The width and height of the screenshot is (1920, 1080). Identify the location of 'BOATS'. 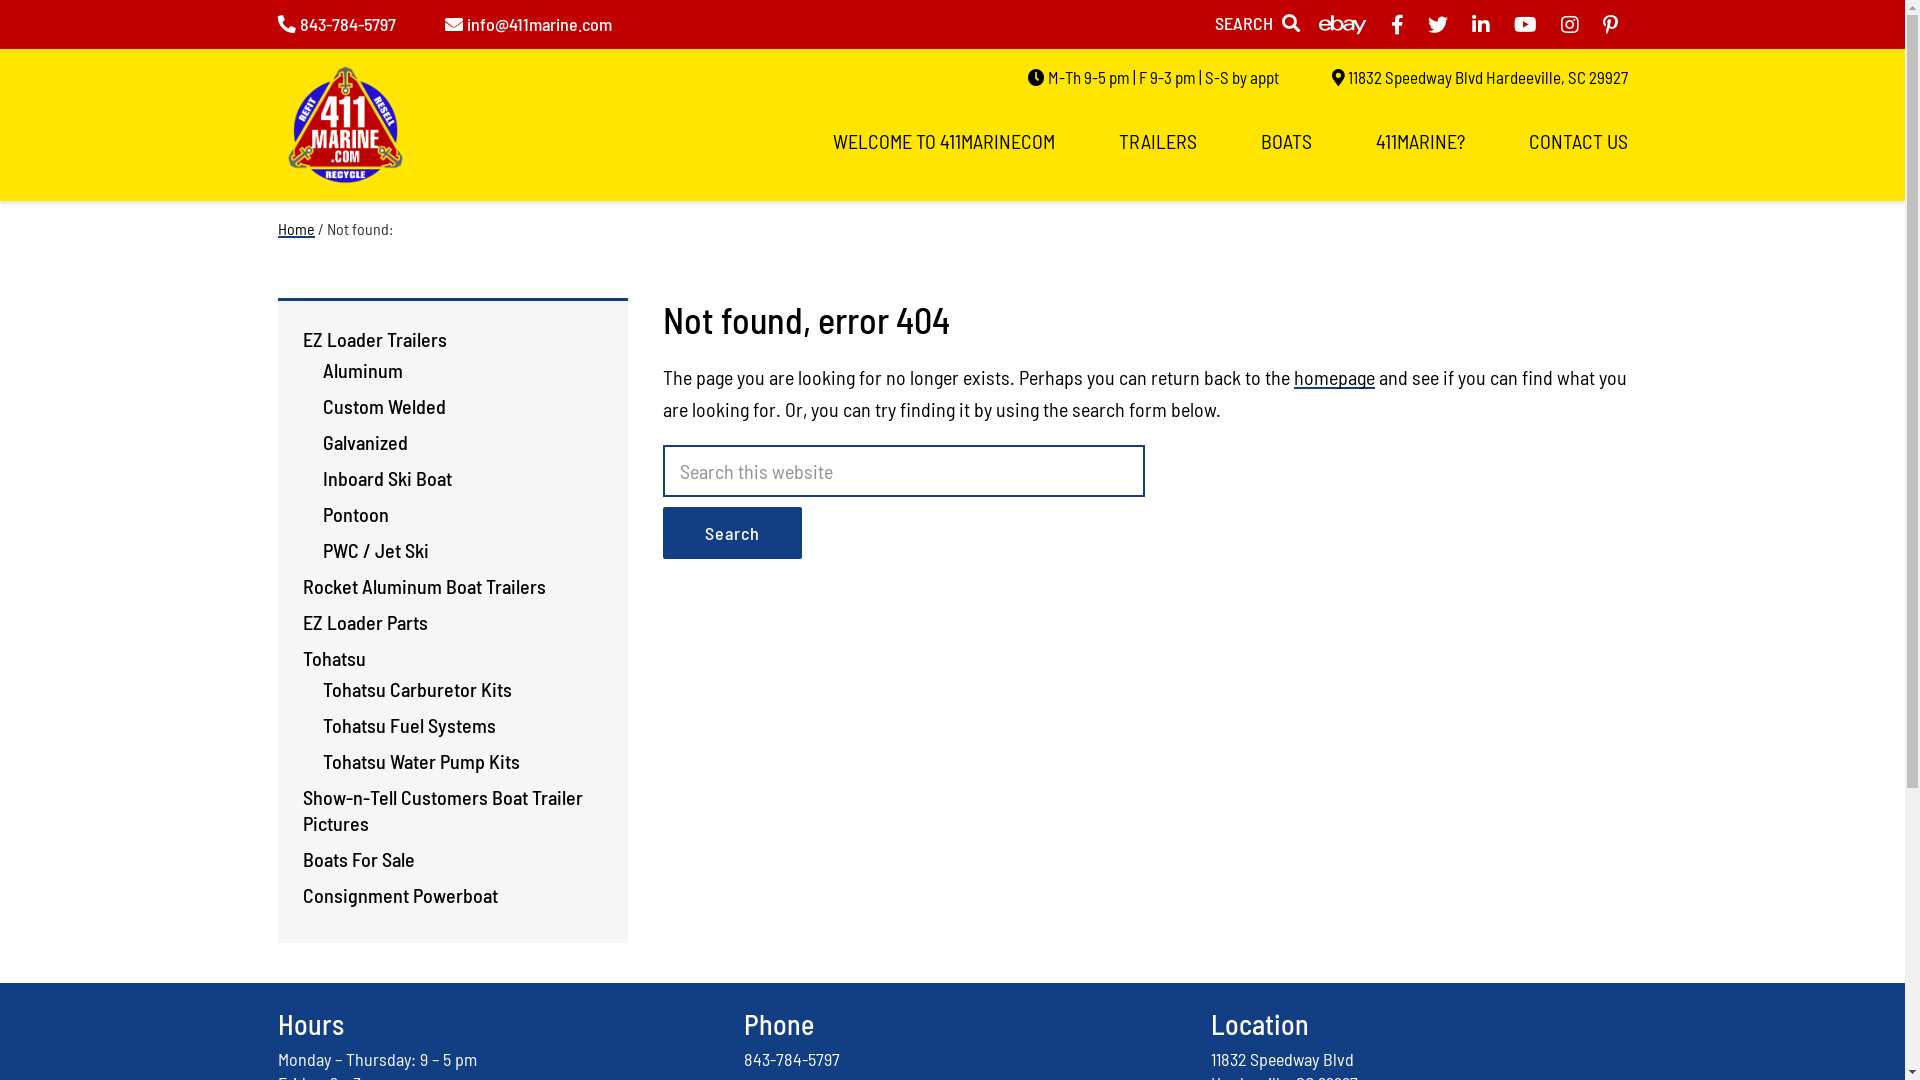
(1285, 140).